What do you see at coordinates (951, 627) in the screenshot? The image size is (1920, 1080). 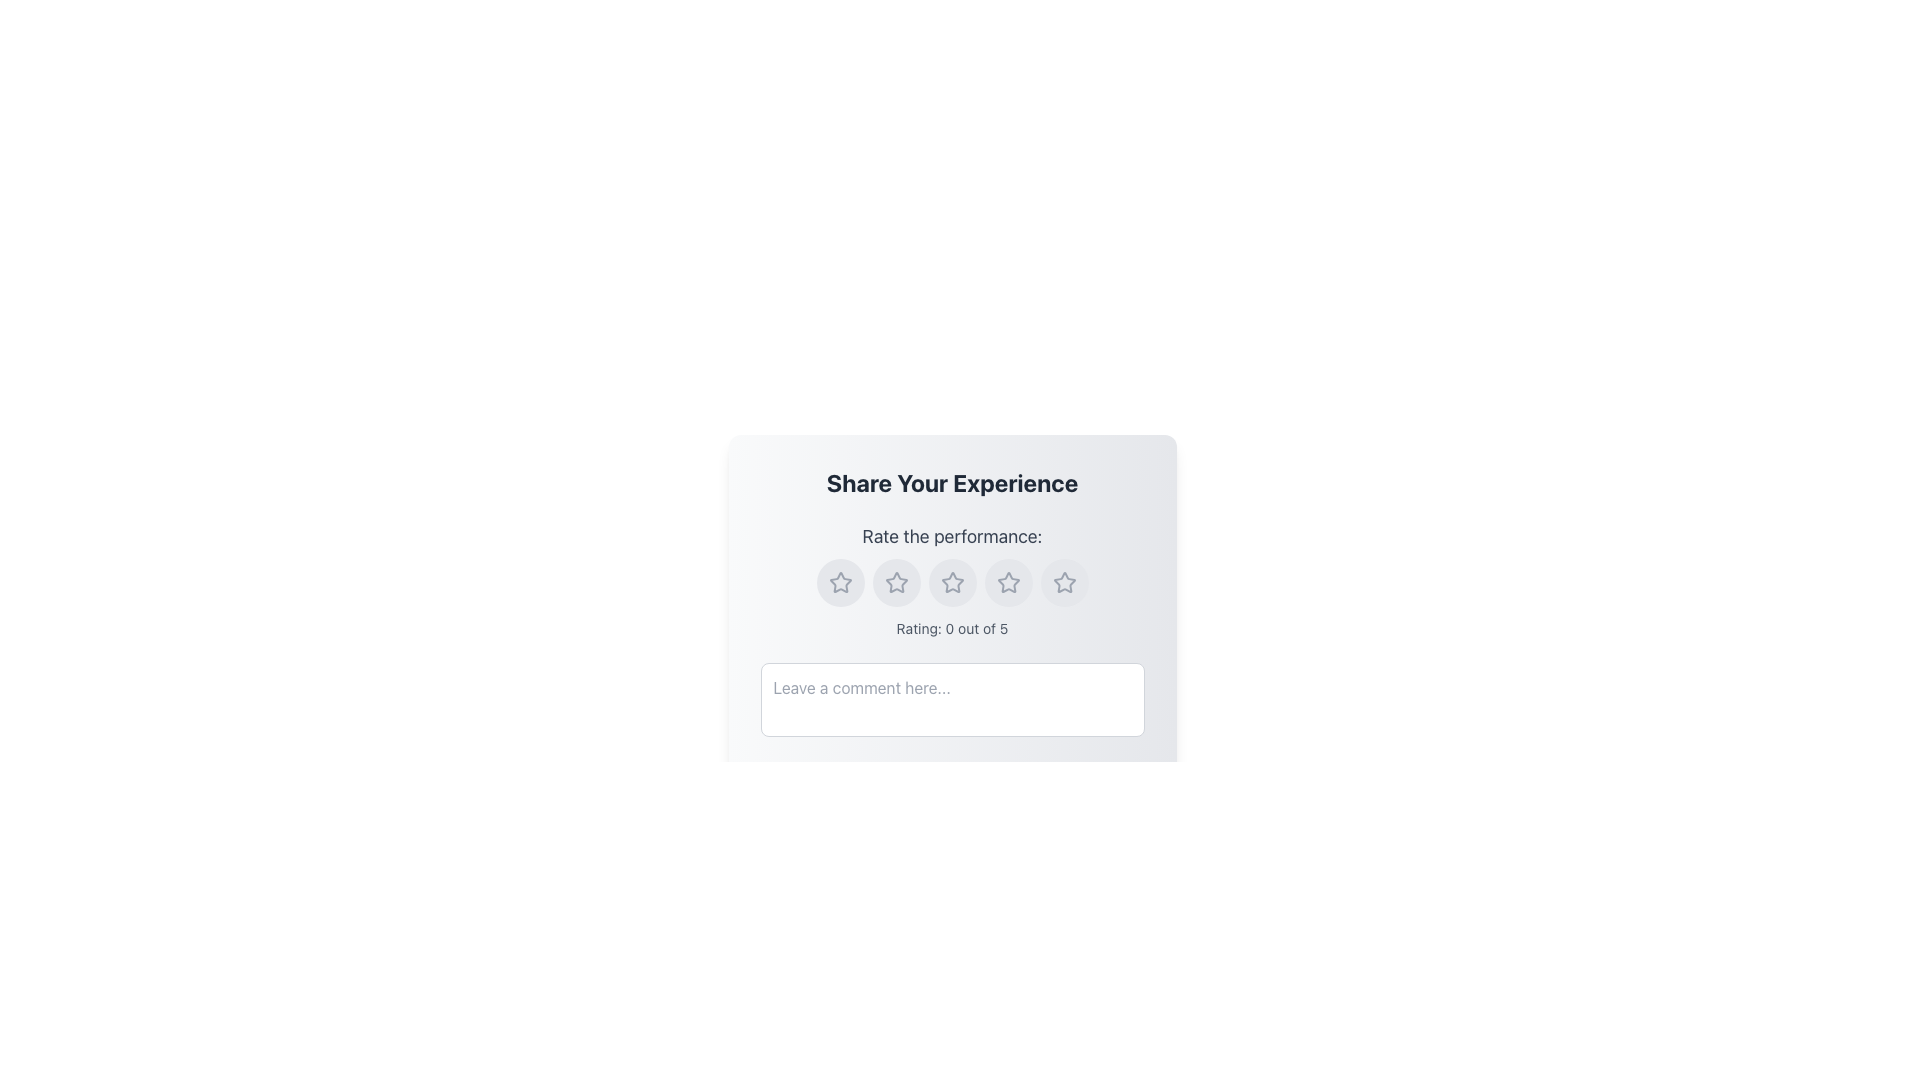 I see `the Informational Label that displays the current rating value, which is centrally located below the star icons and above the comment input field` at bounding box center [951, 627].